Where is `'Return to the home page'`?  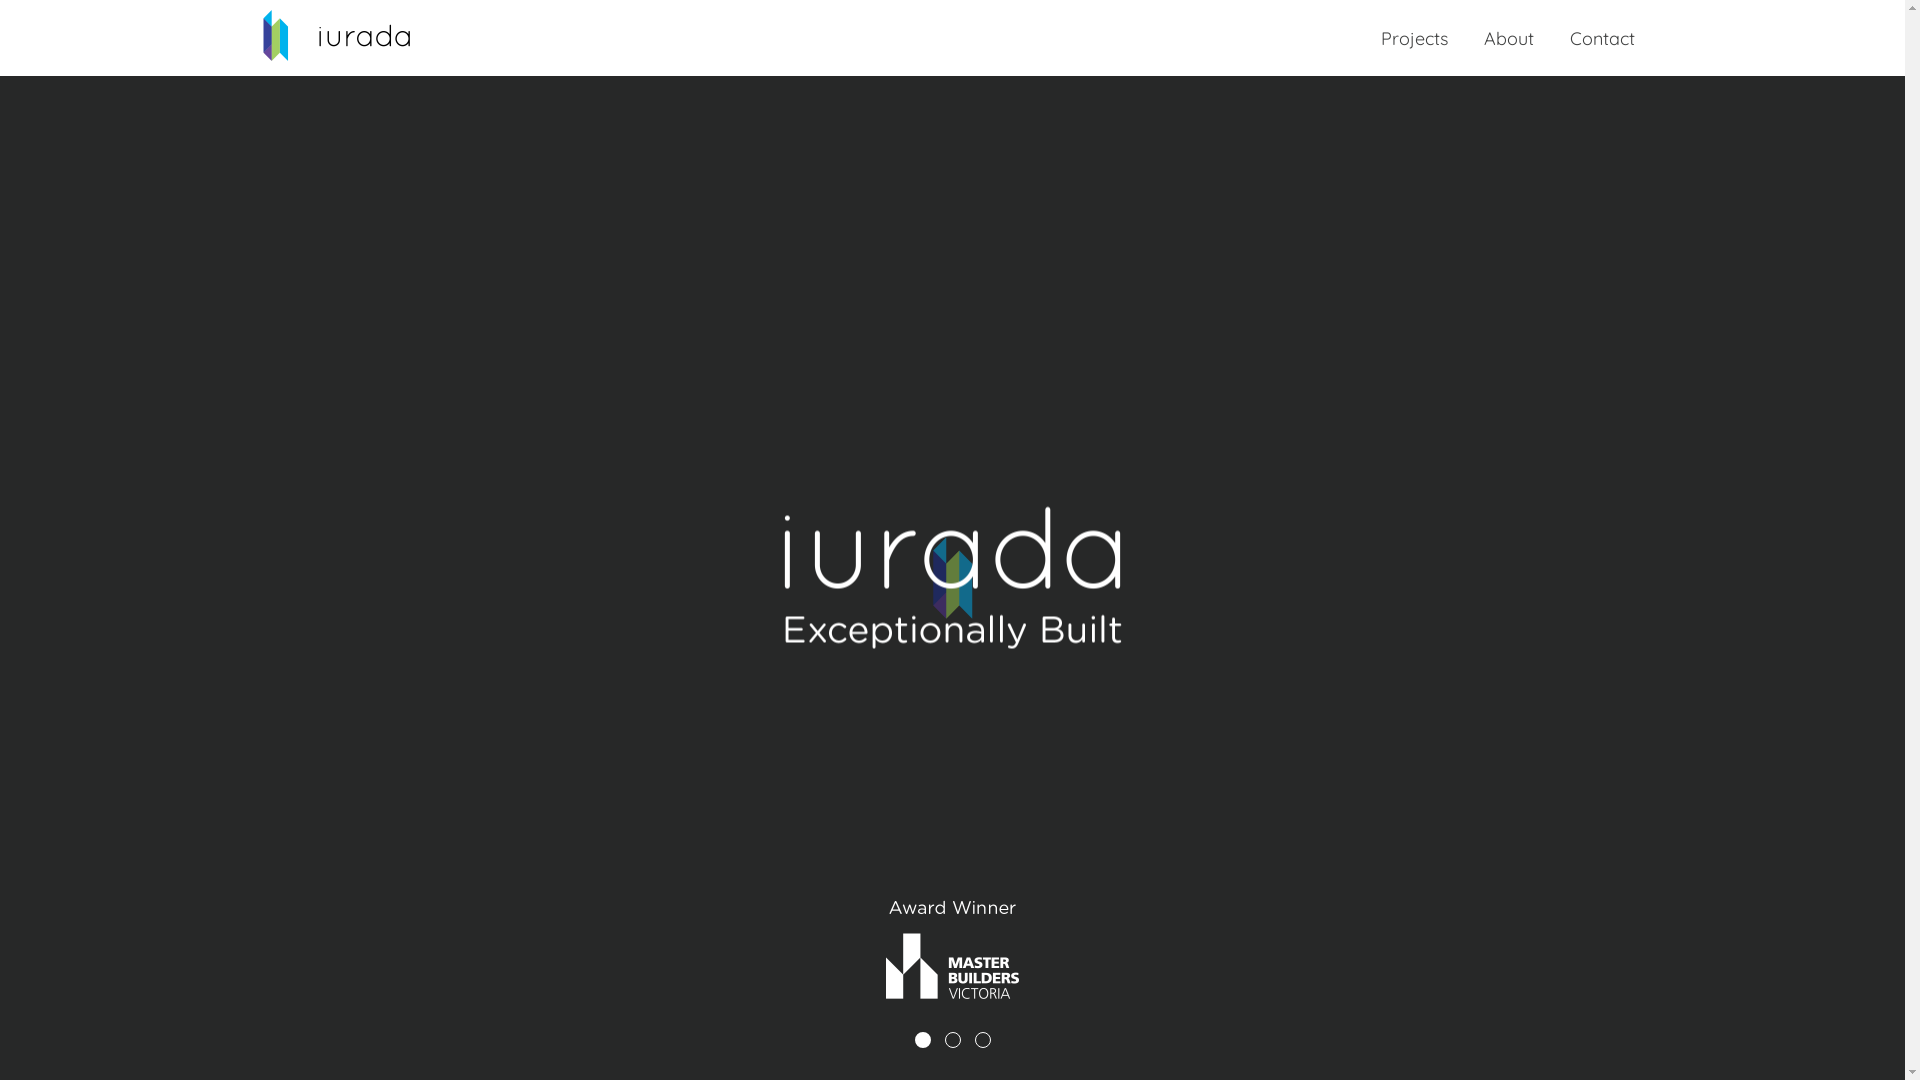 'Return to the home page' is located at coordinates (261, 33).